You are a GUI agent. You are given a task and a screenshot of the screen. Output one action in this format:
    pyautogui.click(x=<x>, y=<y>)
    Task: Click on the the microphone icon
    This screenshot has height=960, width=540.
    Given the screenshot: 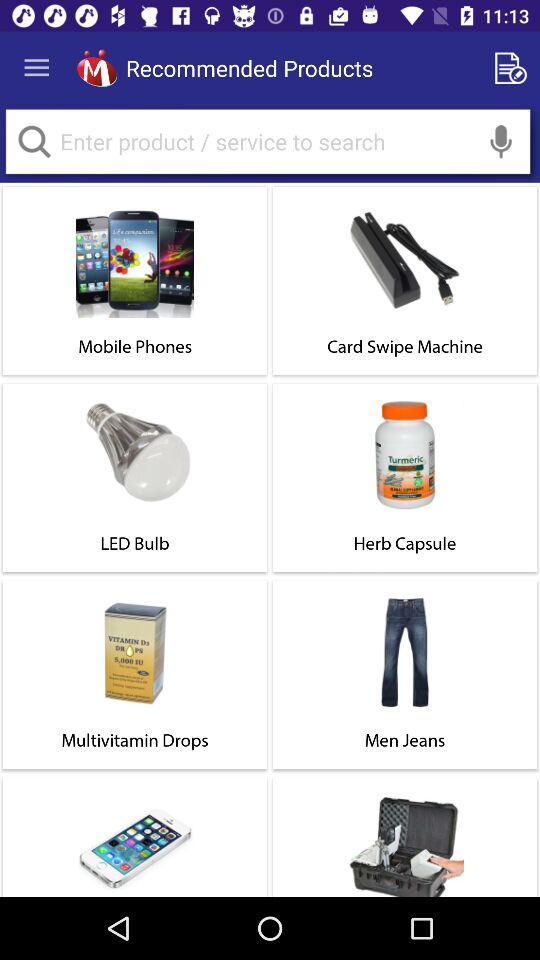 What is the action you would take?
    pyautogui.click(x=500, y=140)
    